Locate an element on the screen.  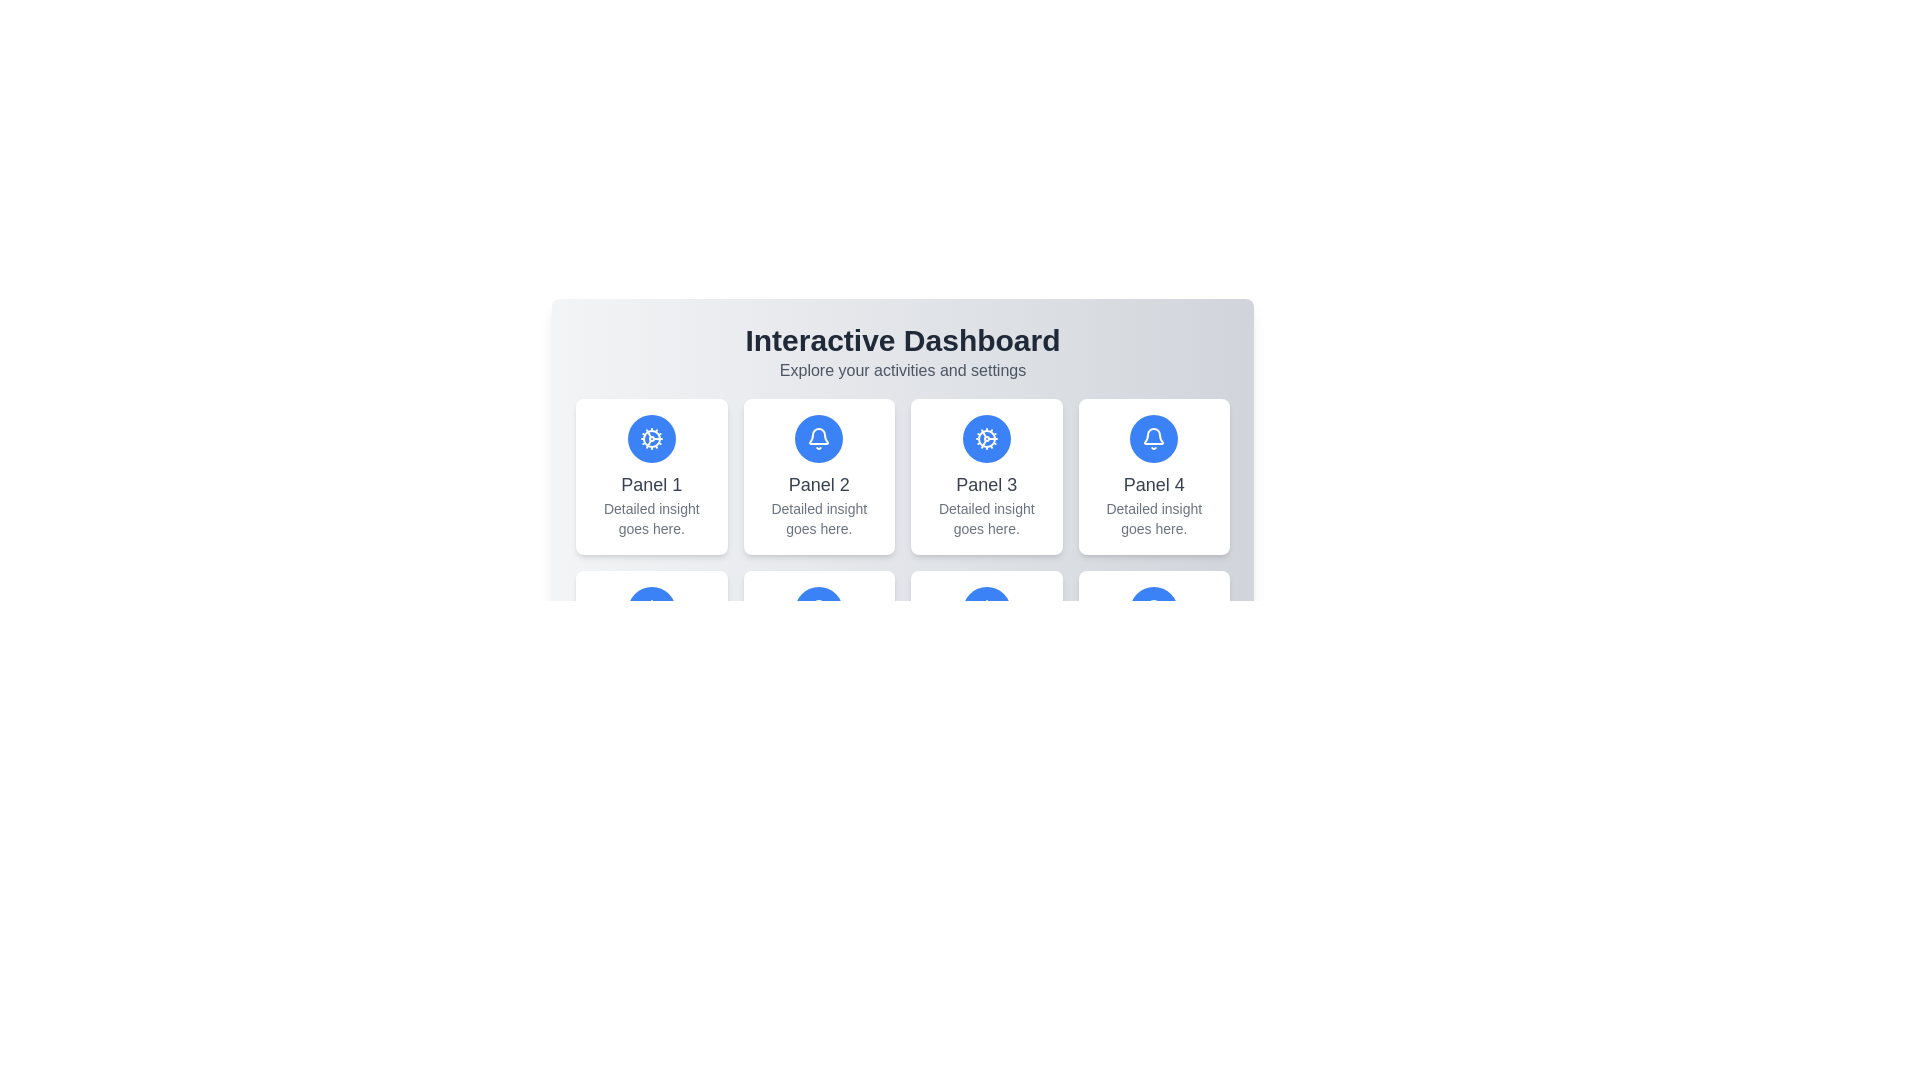
descriptive text displayed in a smaller, gray font stating 'Detailed insight goes here.' located in the fourth panel of the grid layout titled 'Panel 4' is located at coordinates (1154, 518).